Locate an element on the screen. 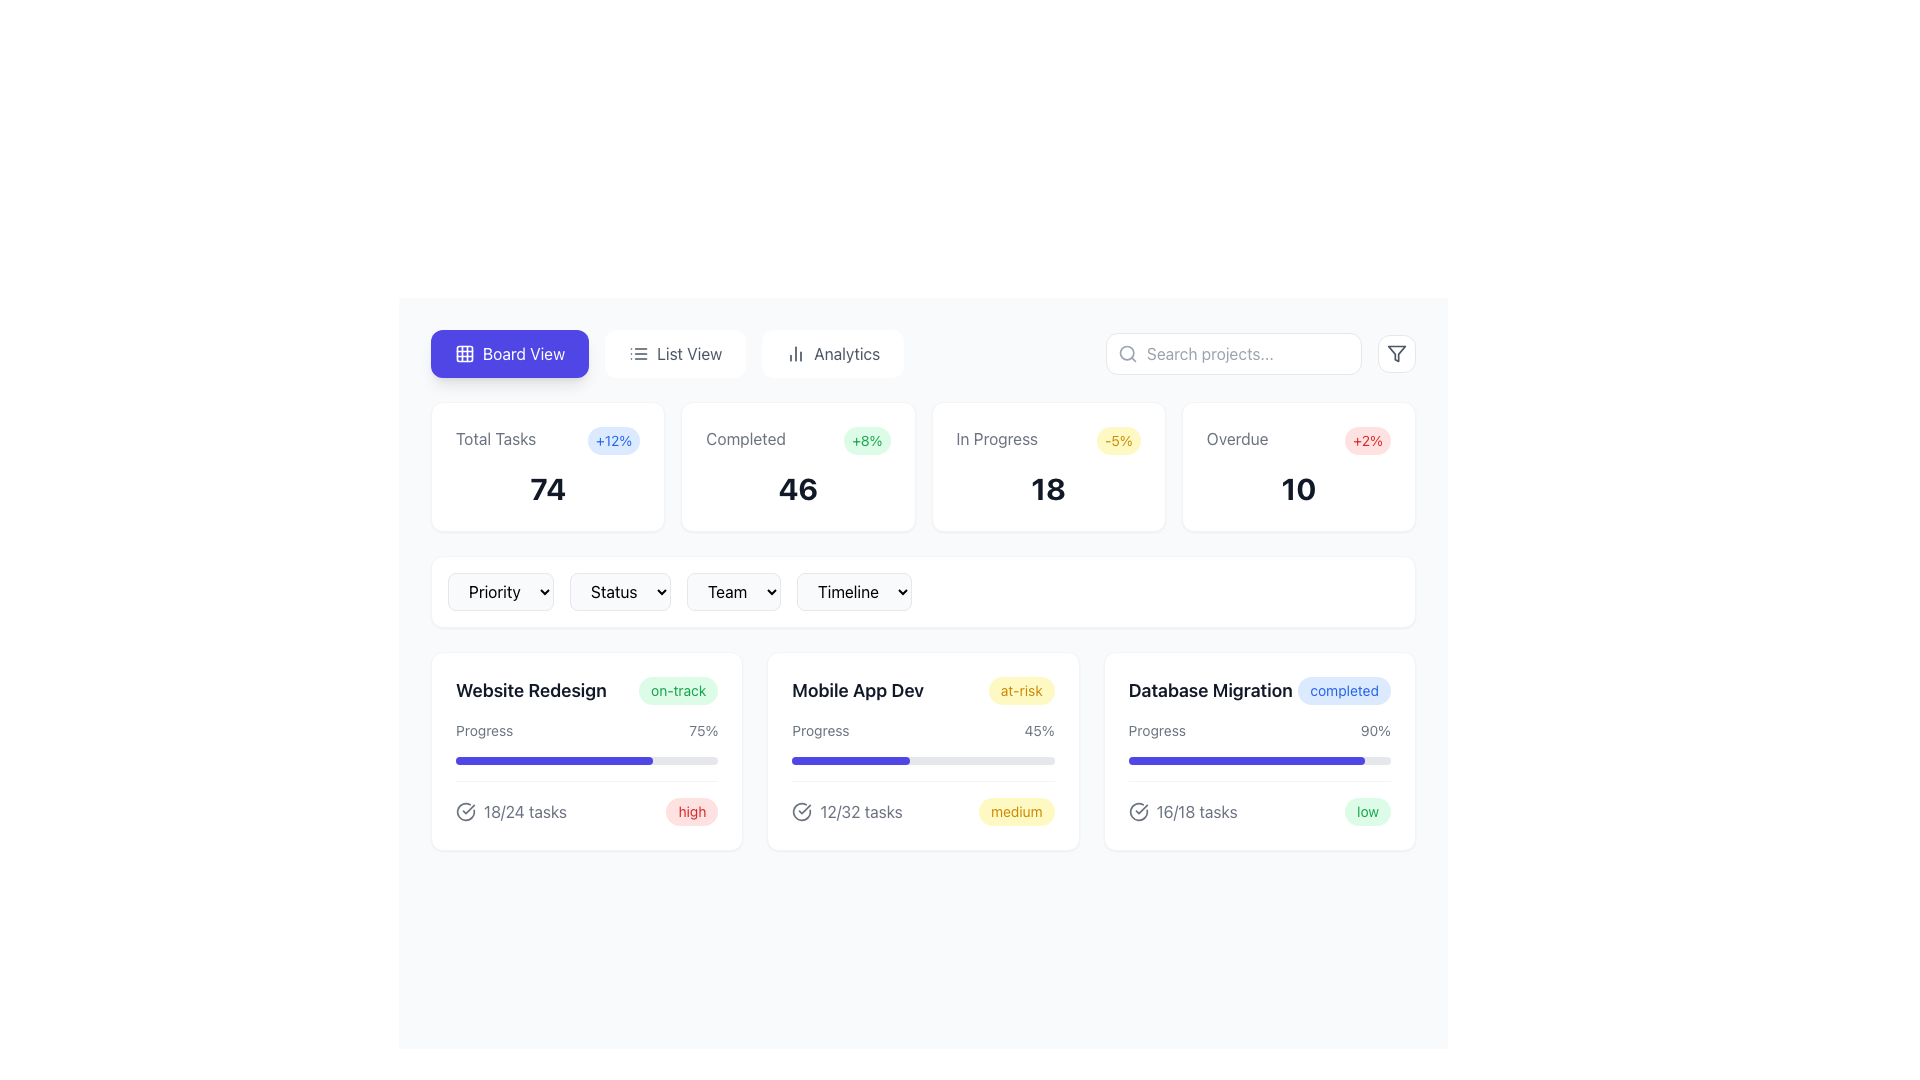 The width and height of the screenshot is (1920, 1080). the circular part of the magnifying glass icon in the top-right corner of the interface, which symbolizes a search function is located at coordinates (1127, 352).